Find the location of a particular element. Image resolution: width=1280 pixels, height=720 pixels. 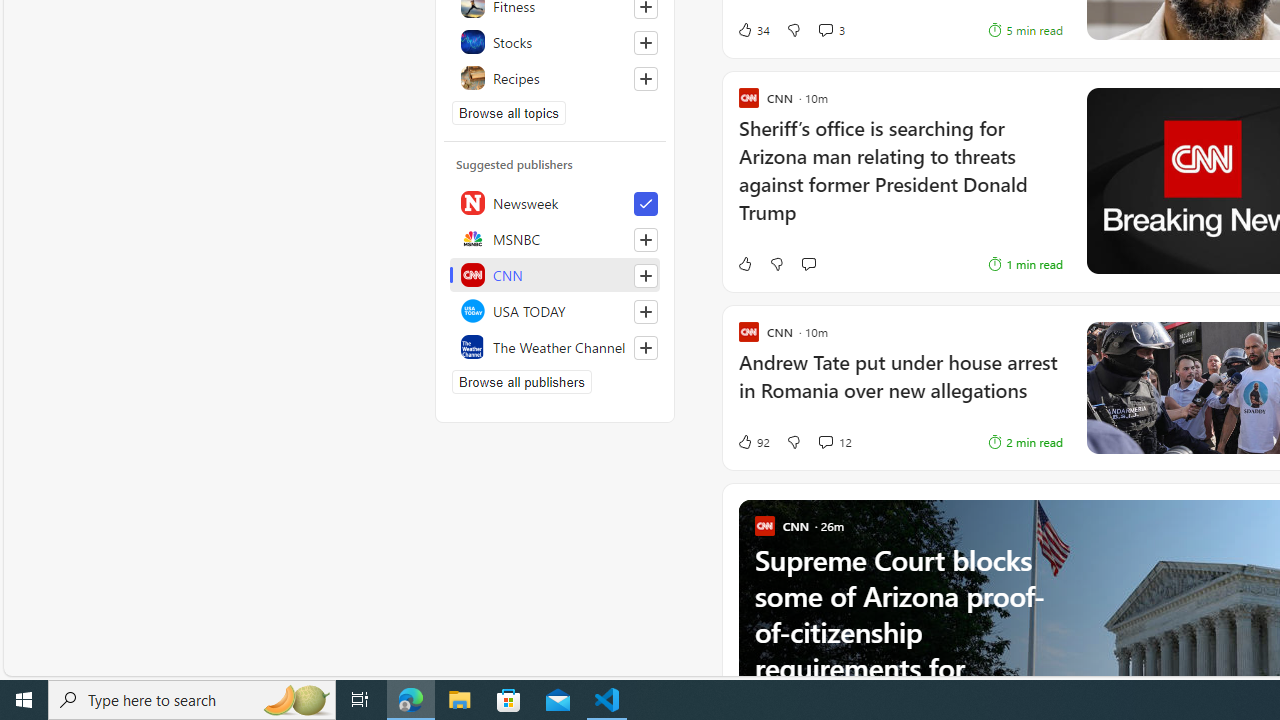

'Start the conversation' is located at coordinates (808, 263).